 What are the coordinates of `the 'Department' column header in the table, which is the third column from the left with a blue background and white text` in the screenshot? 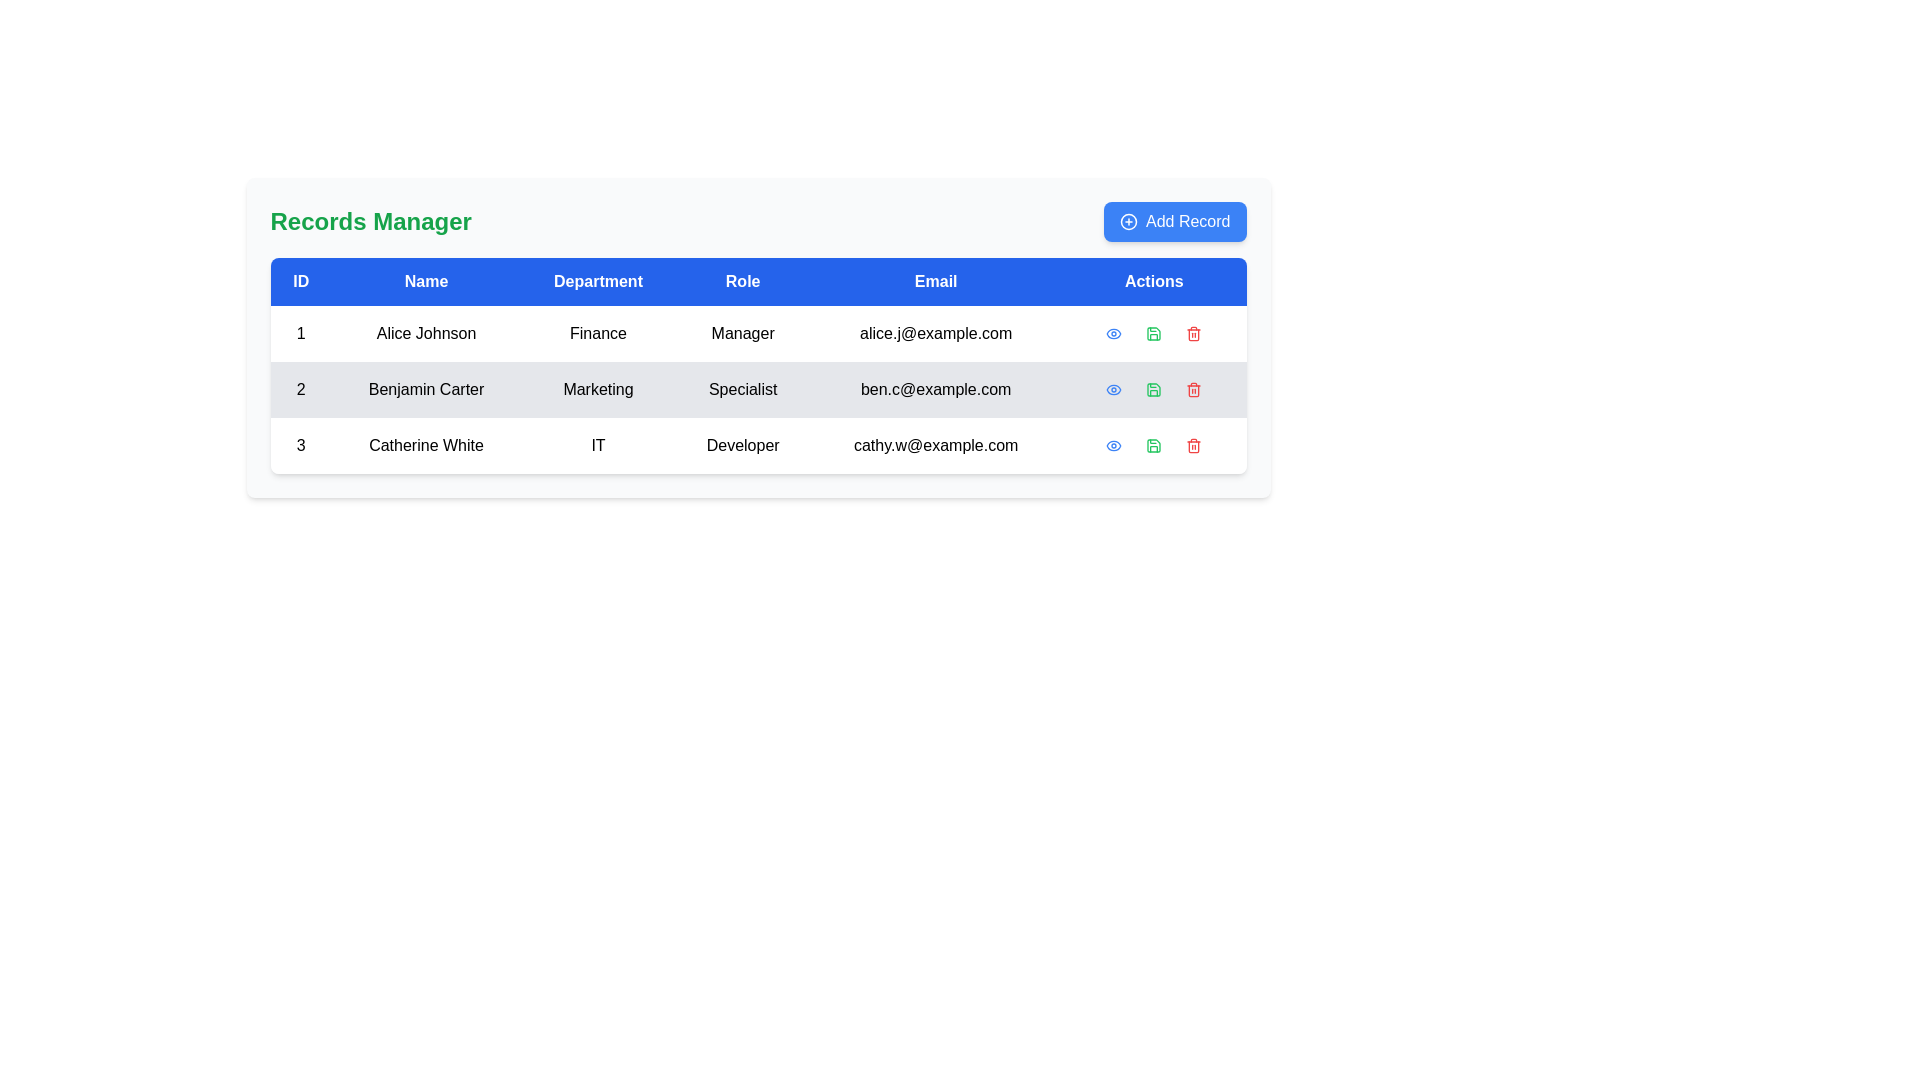 It's located at (597, 281).